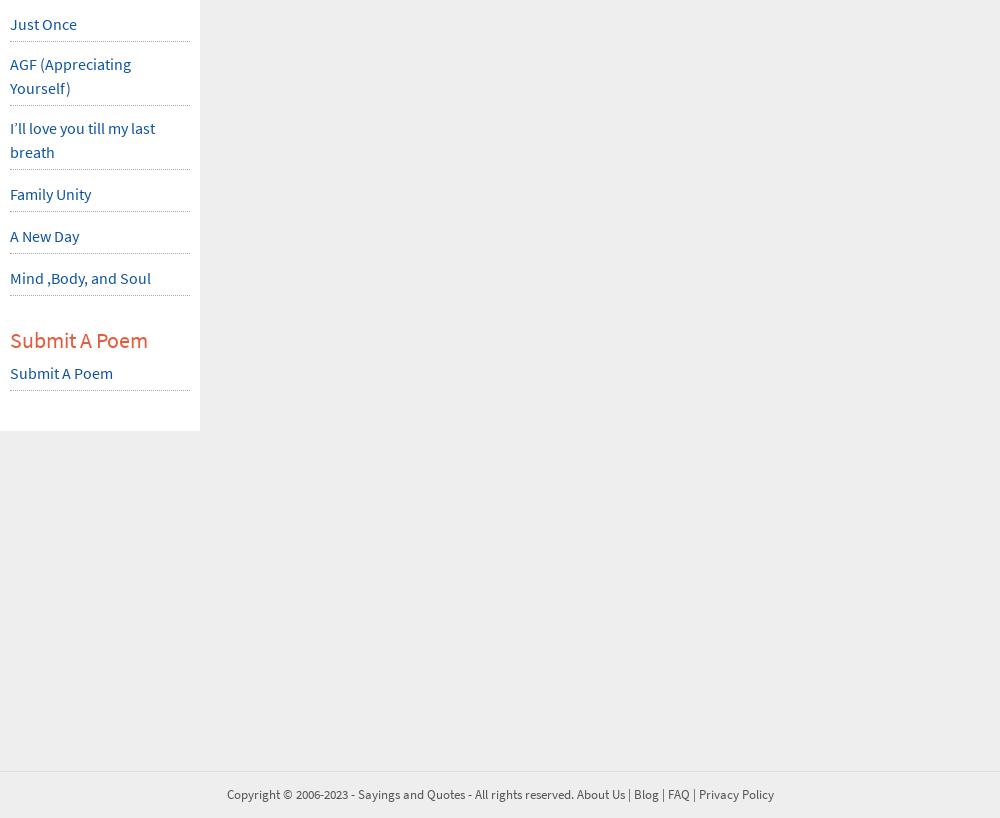 The width and height of the screenshot is (1000, 818). Describe the element at coordinates (10, 22) in the screenshot. I see `'Just Once'` at that location.